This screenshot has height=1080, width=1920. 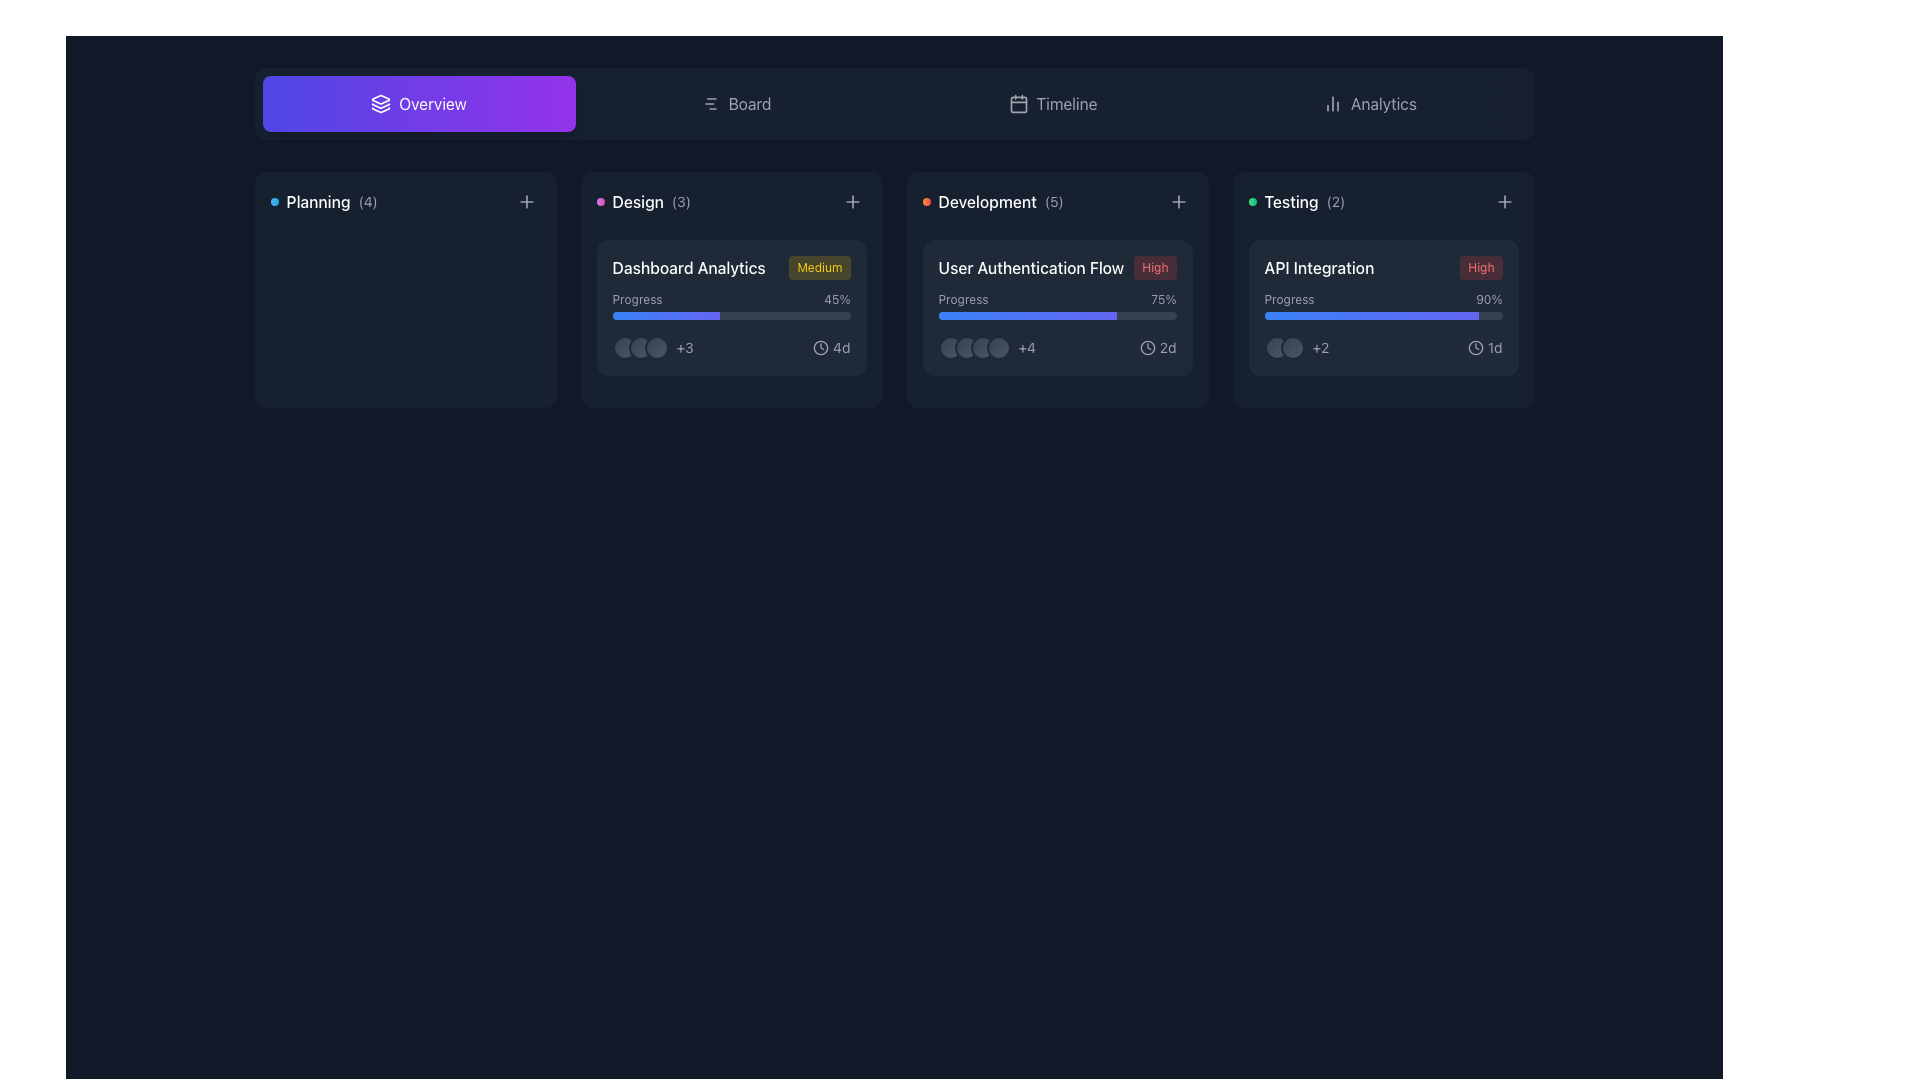 I want to click on the Progress Bar that visually represents the completion of the 'User Authentication Flow' task, which shows 75% completion, located under the 'Development' section, so click(x=1056, y=315).